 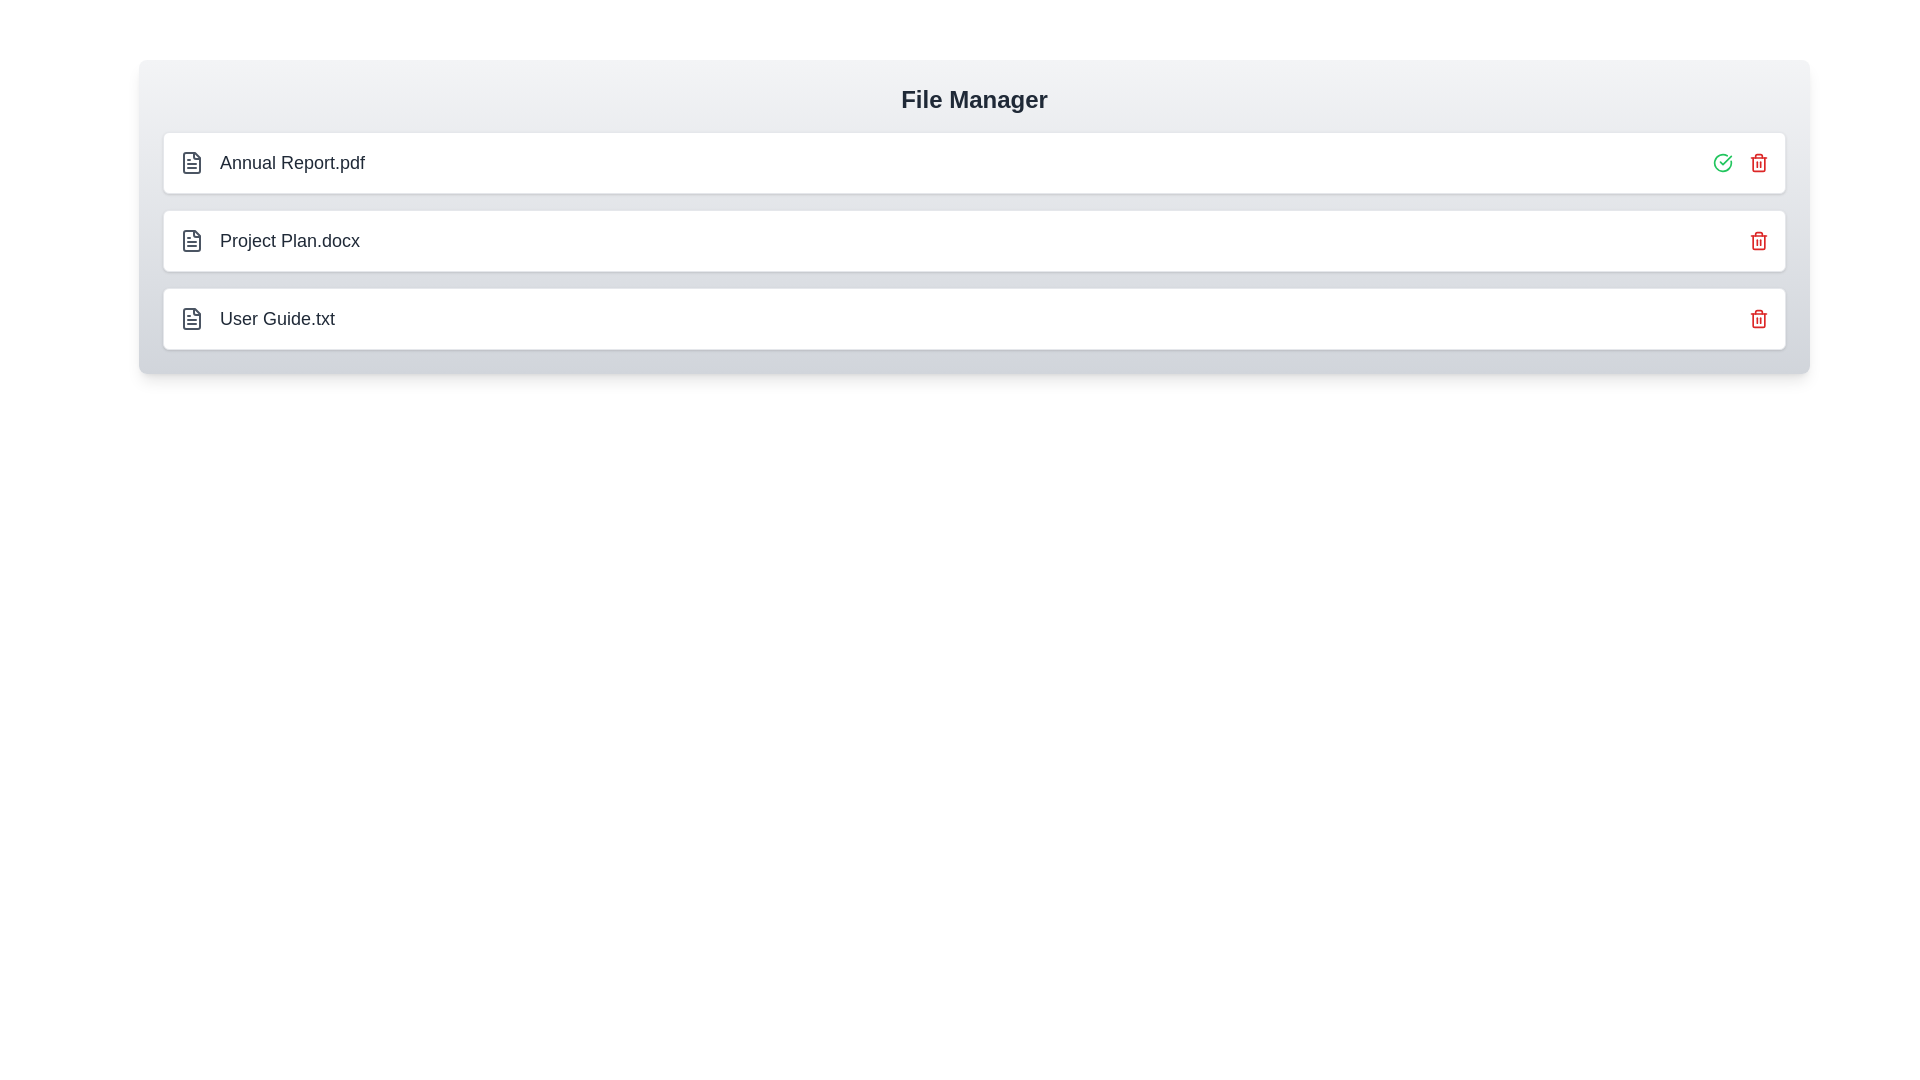 I want to click on the text label indicating the filename 'User Guide.txt' for accessibility purposes, so click(x=276, y=318).